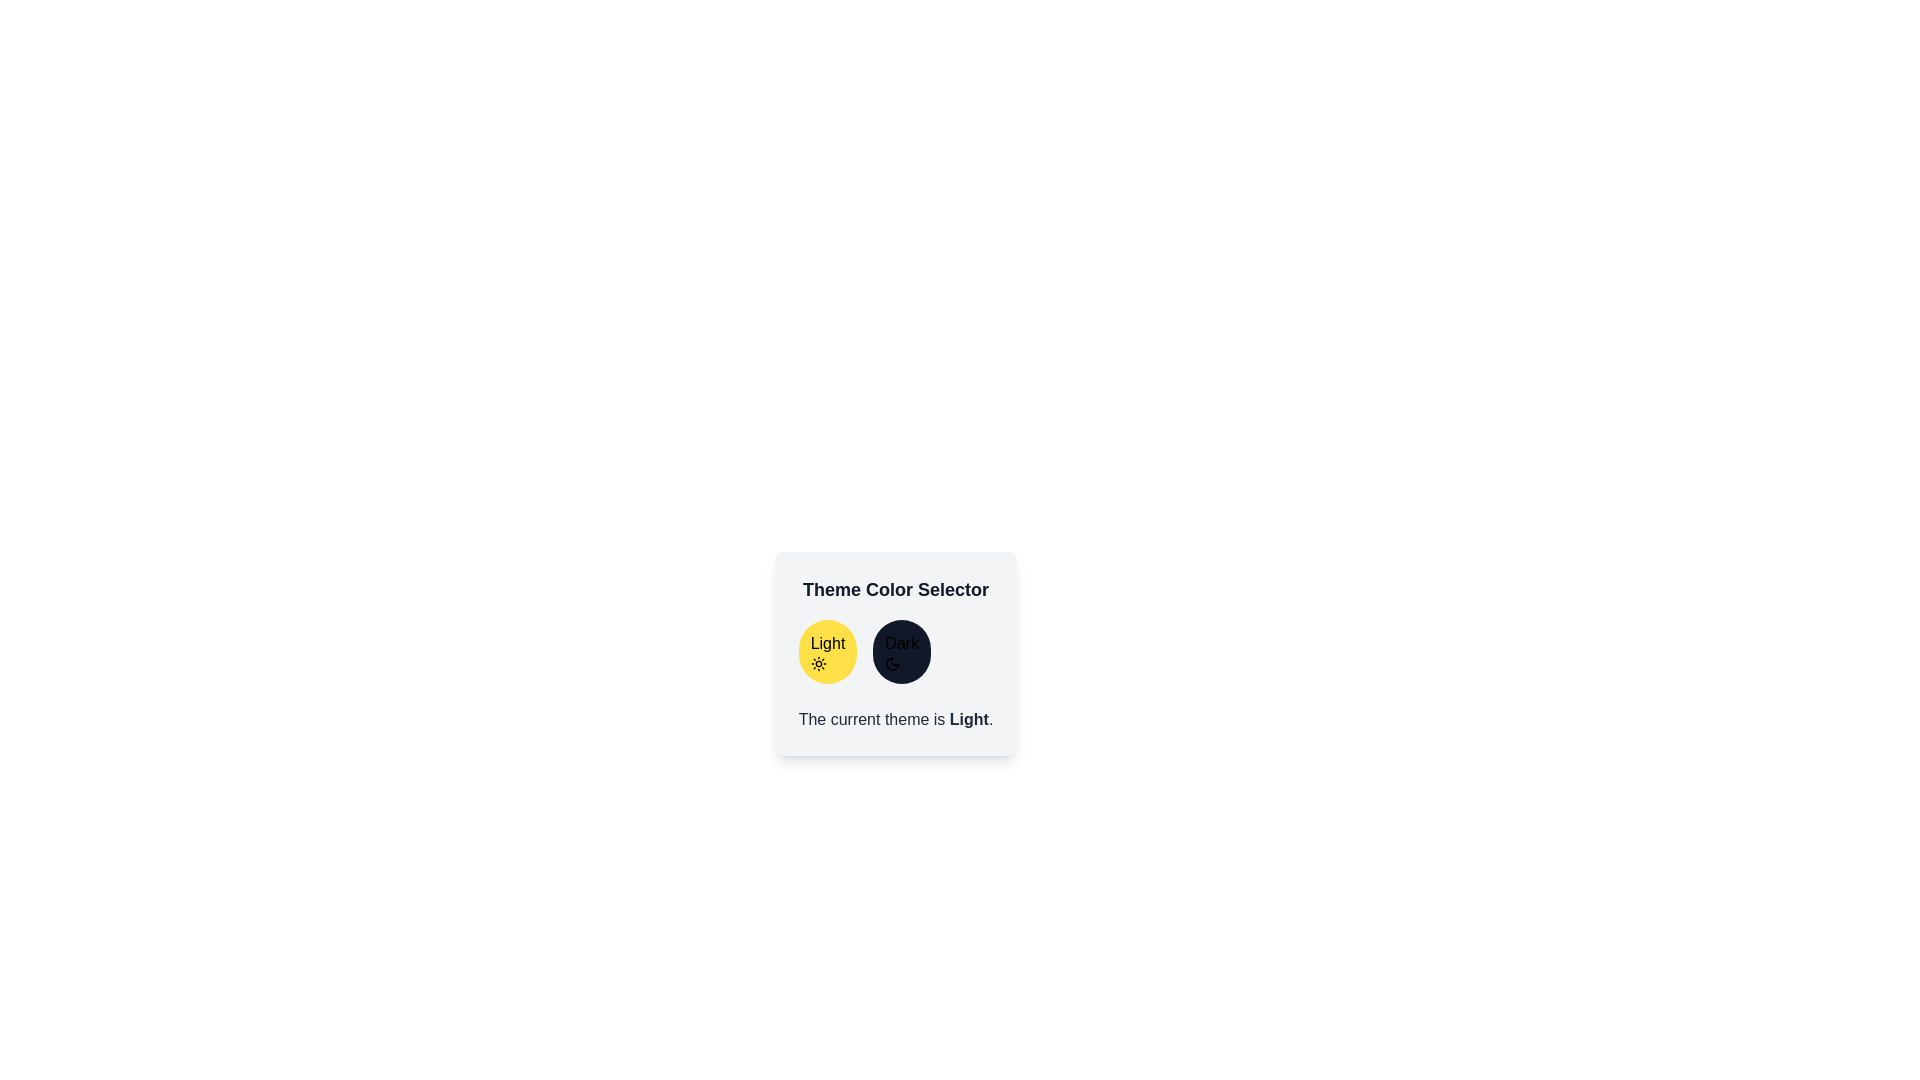 The width and height of the screenshot is (1920, 1080). What do you see at coordinates (827, 651) in the screenshot?
I see `the theme button to select the Light theme` at bounding box center [827, 651].